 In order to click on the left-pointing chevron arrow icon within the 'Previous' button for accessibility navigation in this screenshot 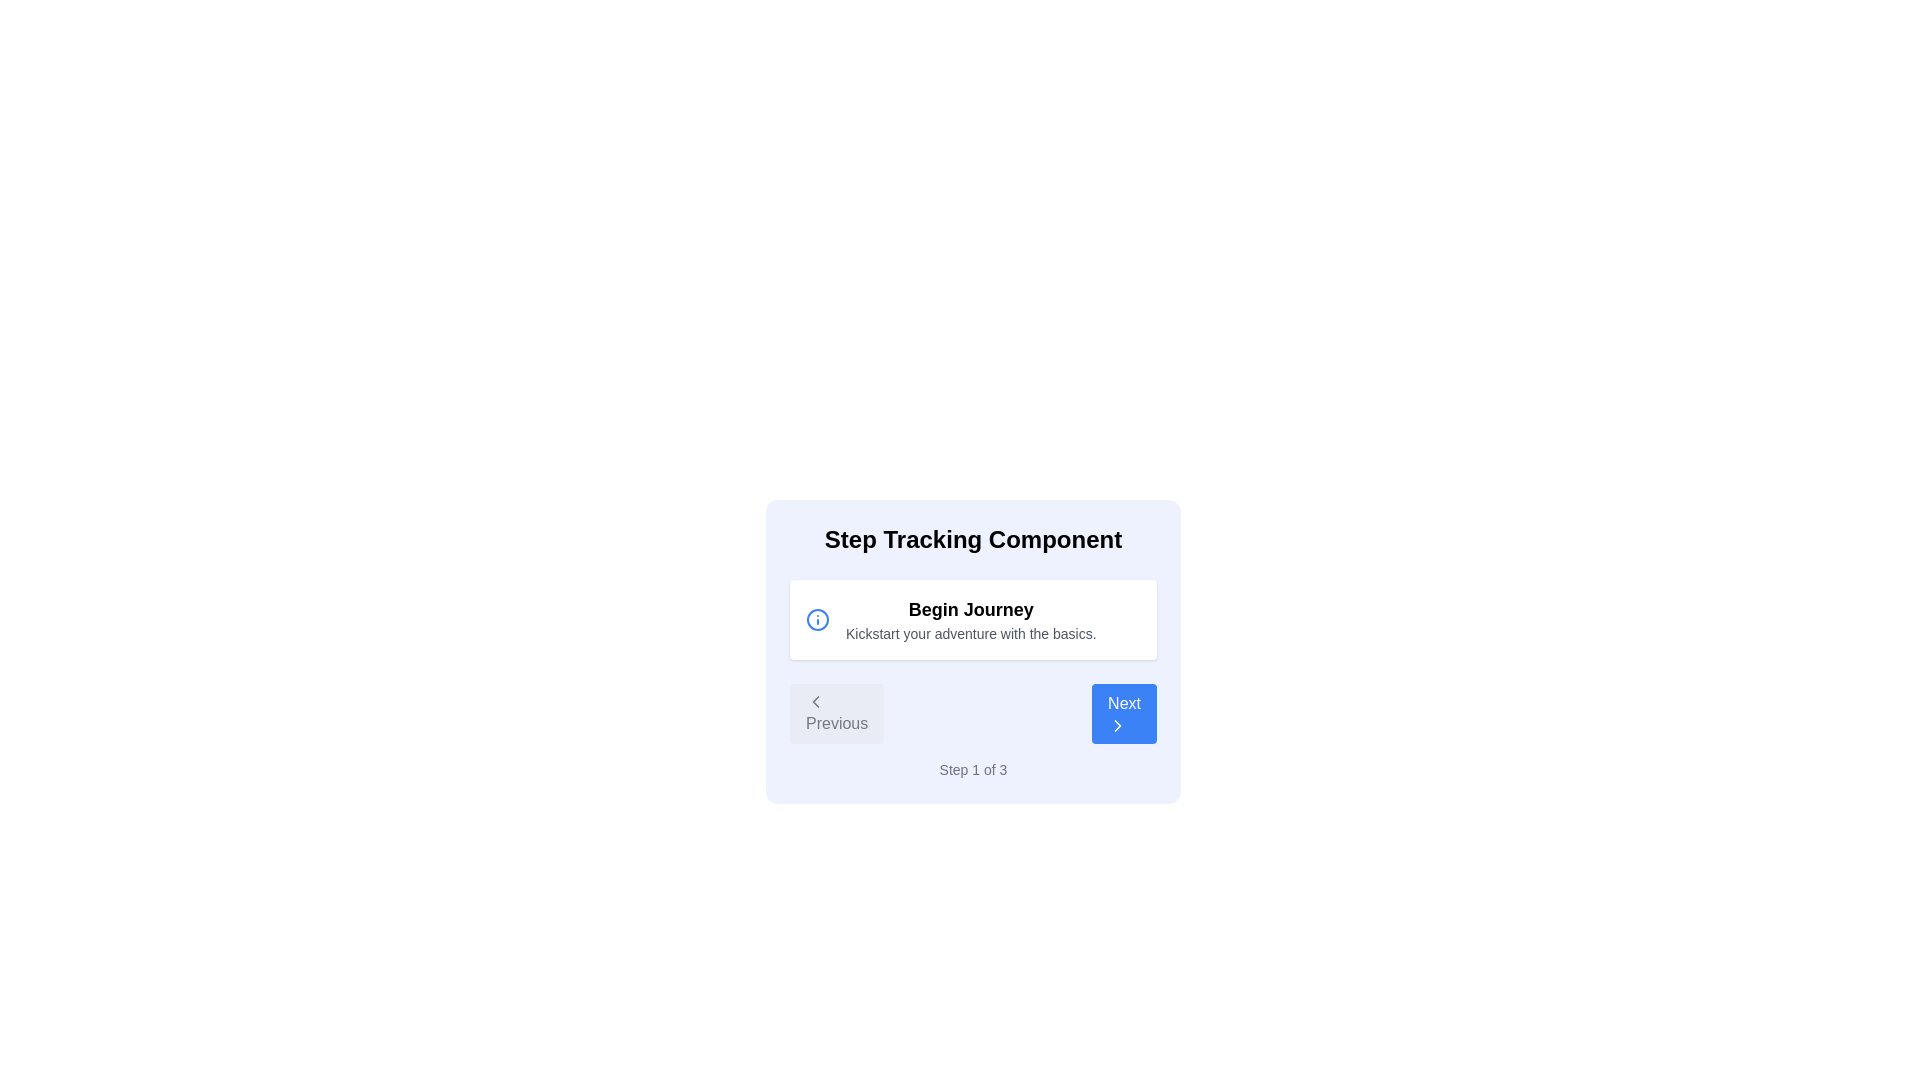, I will do `click(816, 701)`.